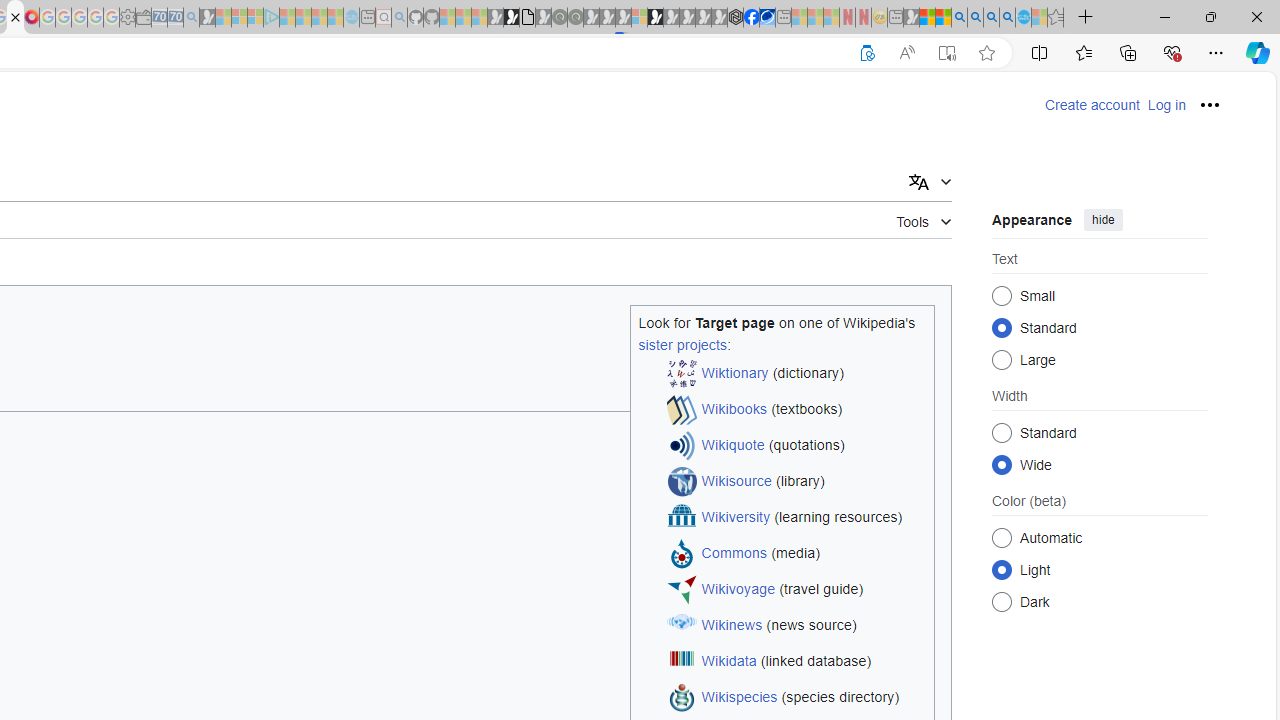 Image resolution: width=1280 pixels, height=720 pixels. Describe the element at coordinates (1209, 105) in the screenshot. I see `'Personal tools'` at that location.